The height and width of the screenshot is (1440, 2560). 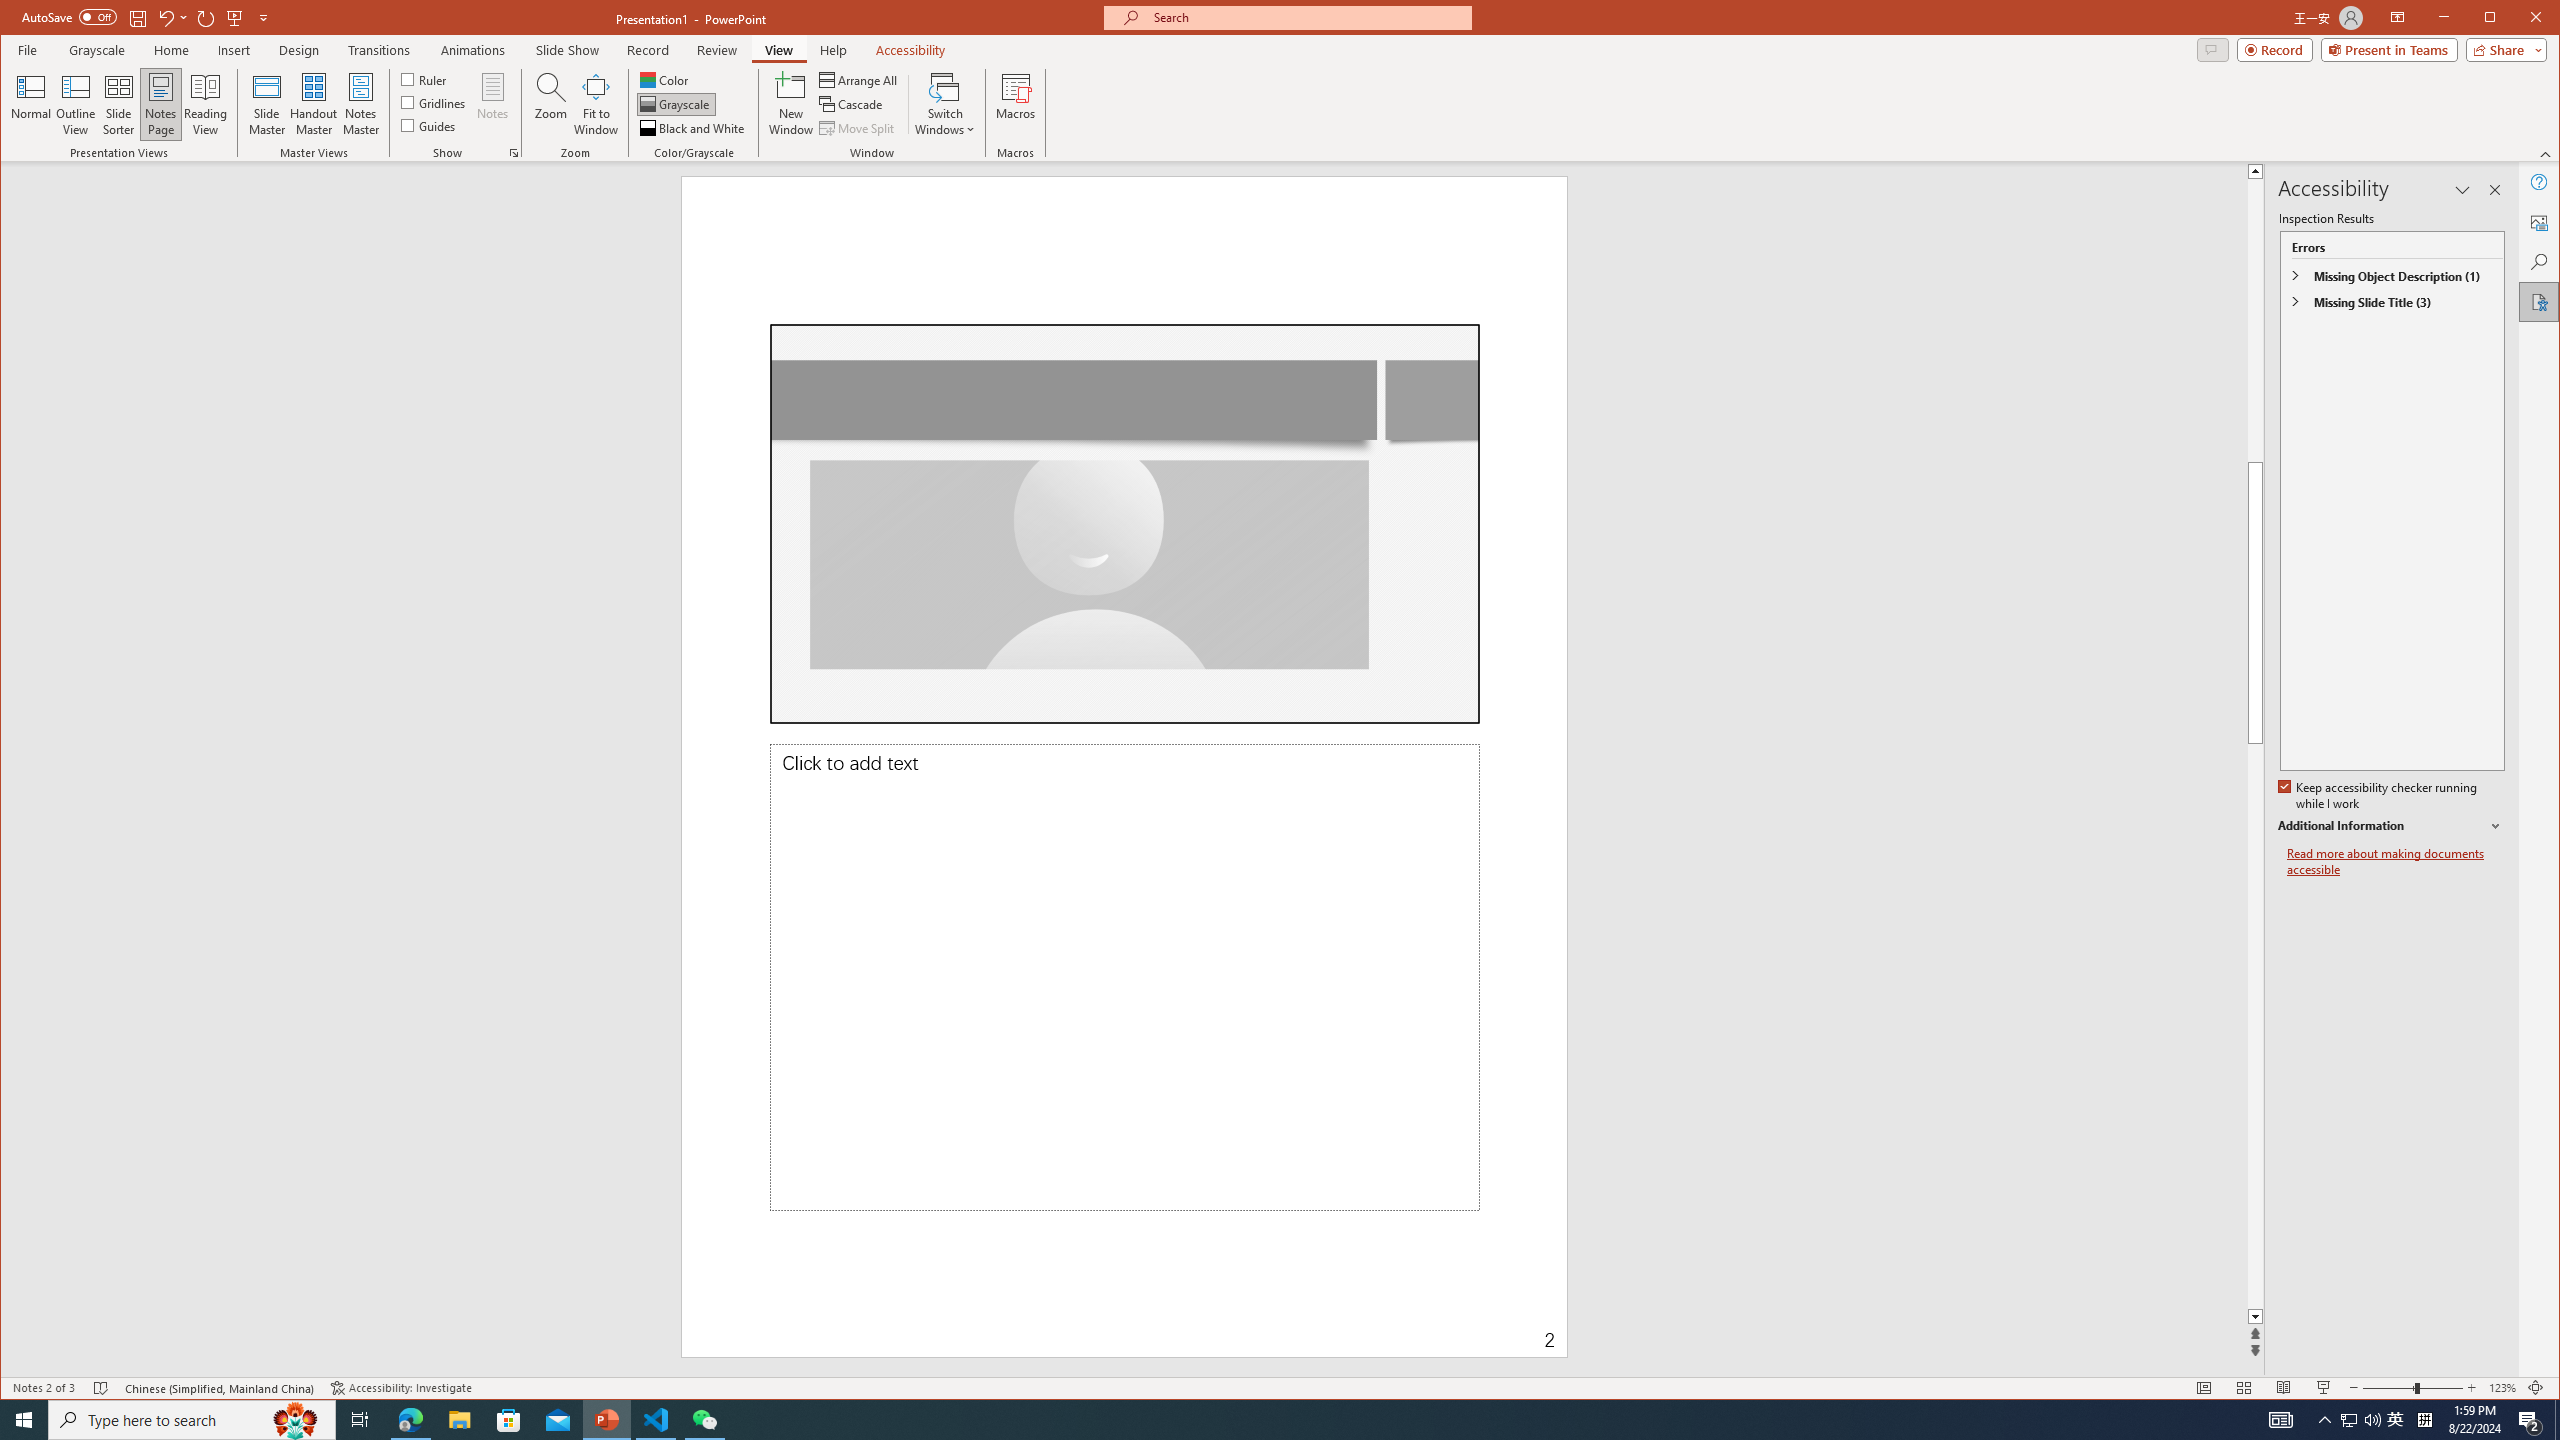 I want to click on 'Ruler', so click(x=423, y=78).